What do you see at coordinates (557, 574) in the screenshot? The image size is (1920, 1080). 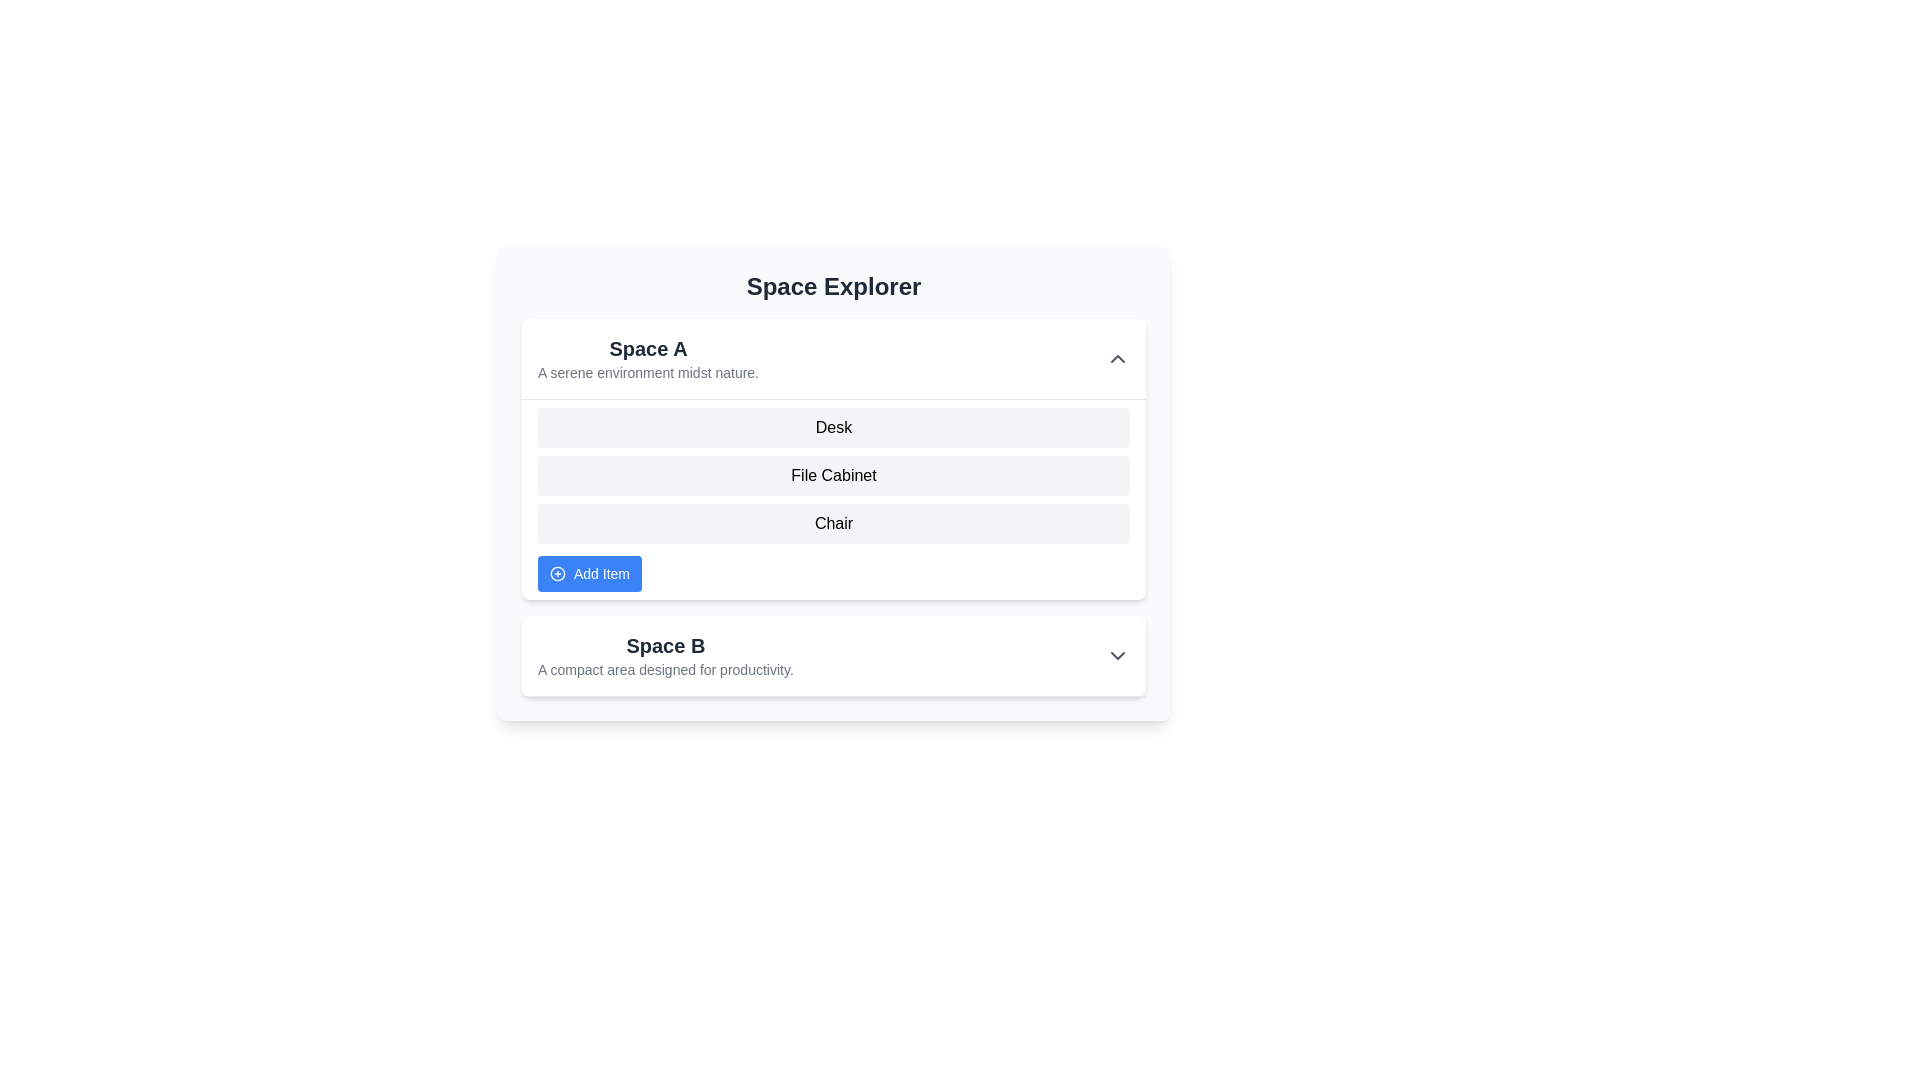 I see `the circular '+' icon with a blue stroke located on the 'Add Item' button, which is positioned under the 'Space A' section` at bounding box center [557, 574].